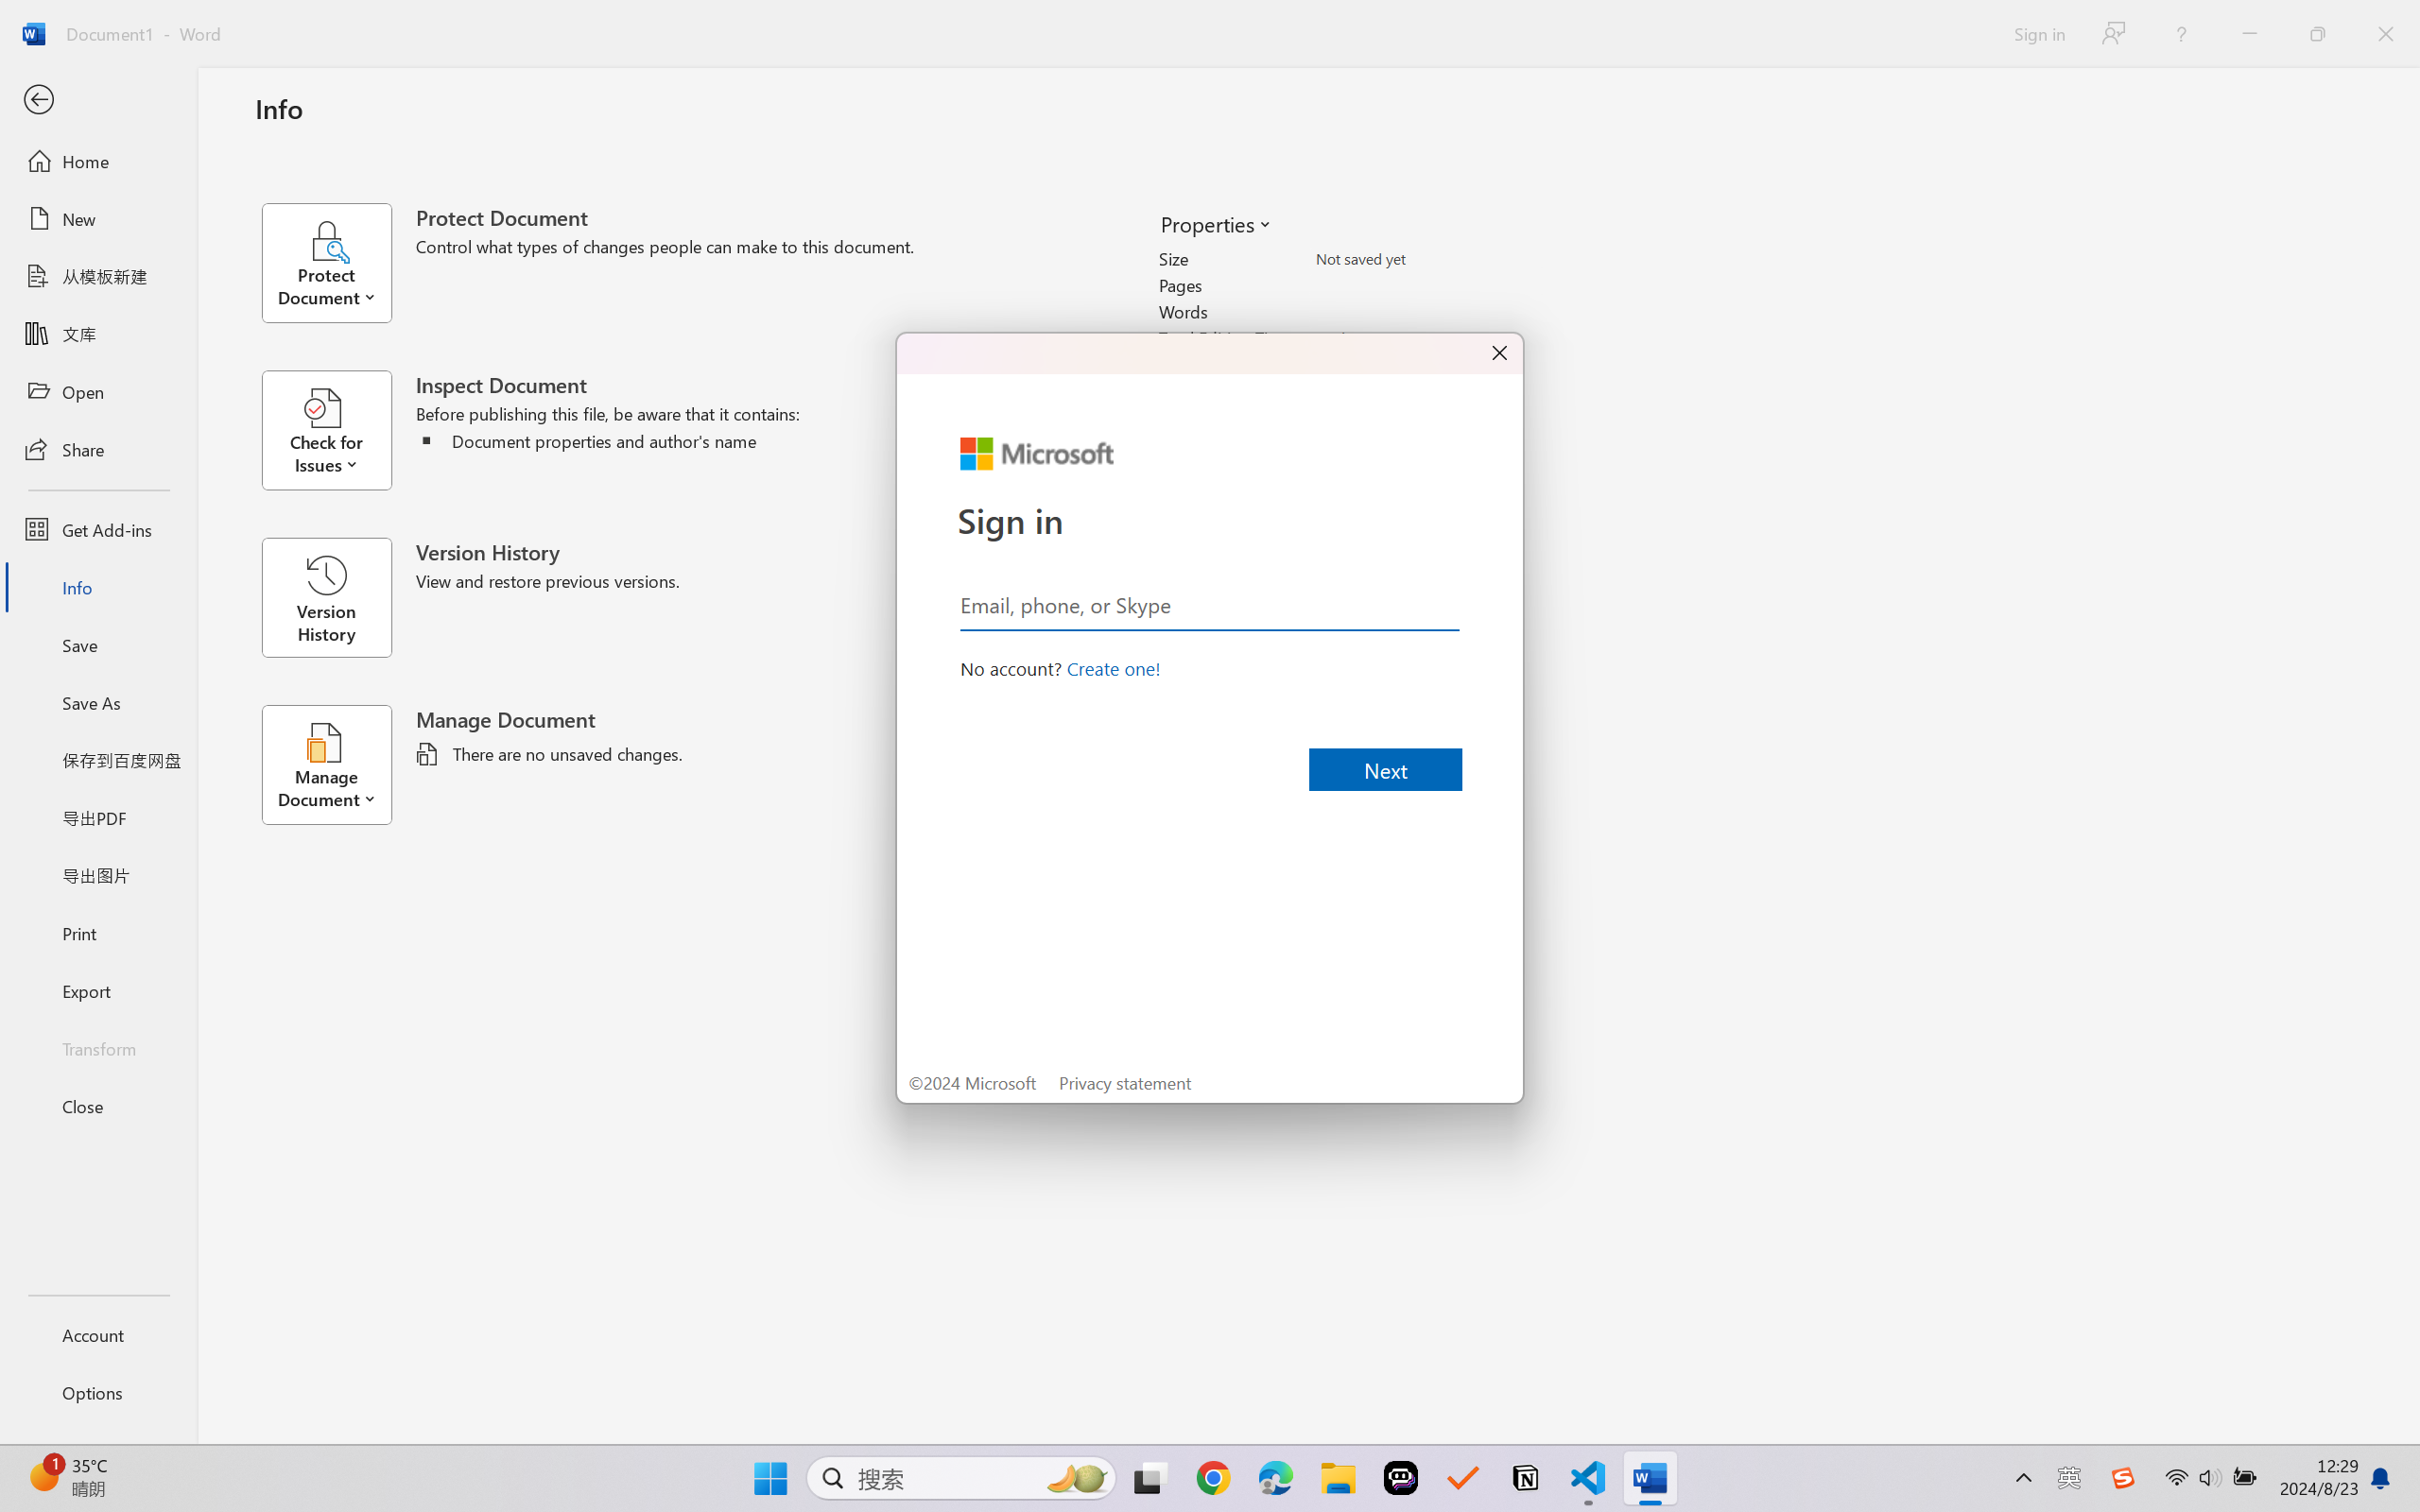  Describe the element at coordinates (97, 933) in the screenshot. I see `'Print'` at that location.